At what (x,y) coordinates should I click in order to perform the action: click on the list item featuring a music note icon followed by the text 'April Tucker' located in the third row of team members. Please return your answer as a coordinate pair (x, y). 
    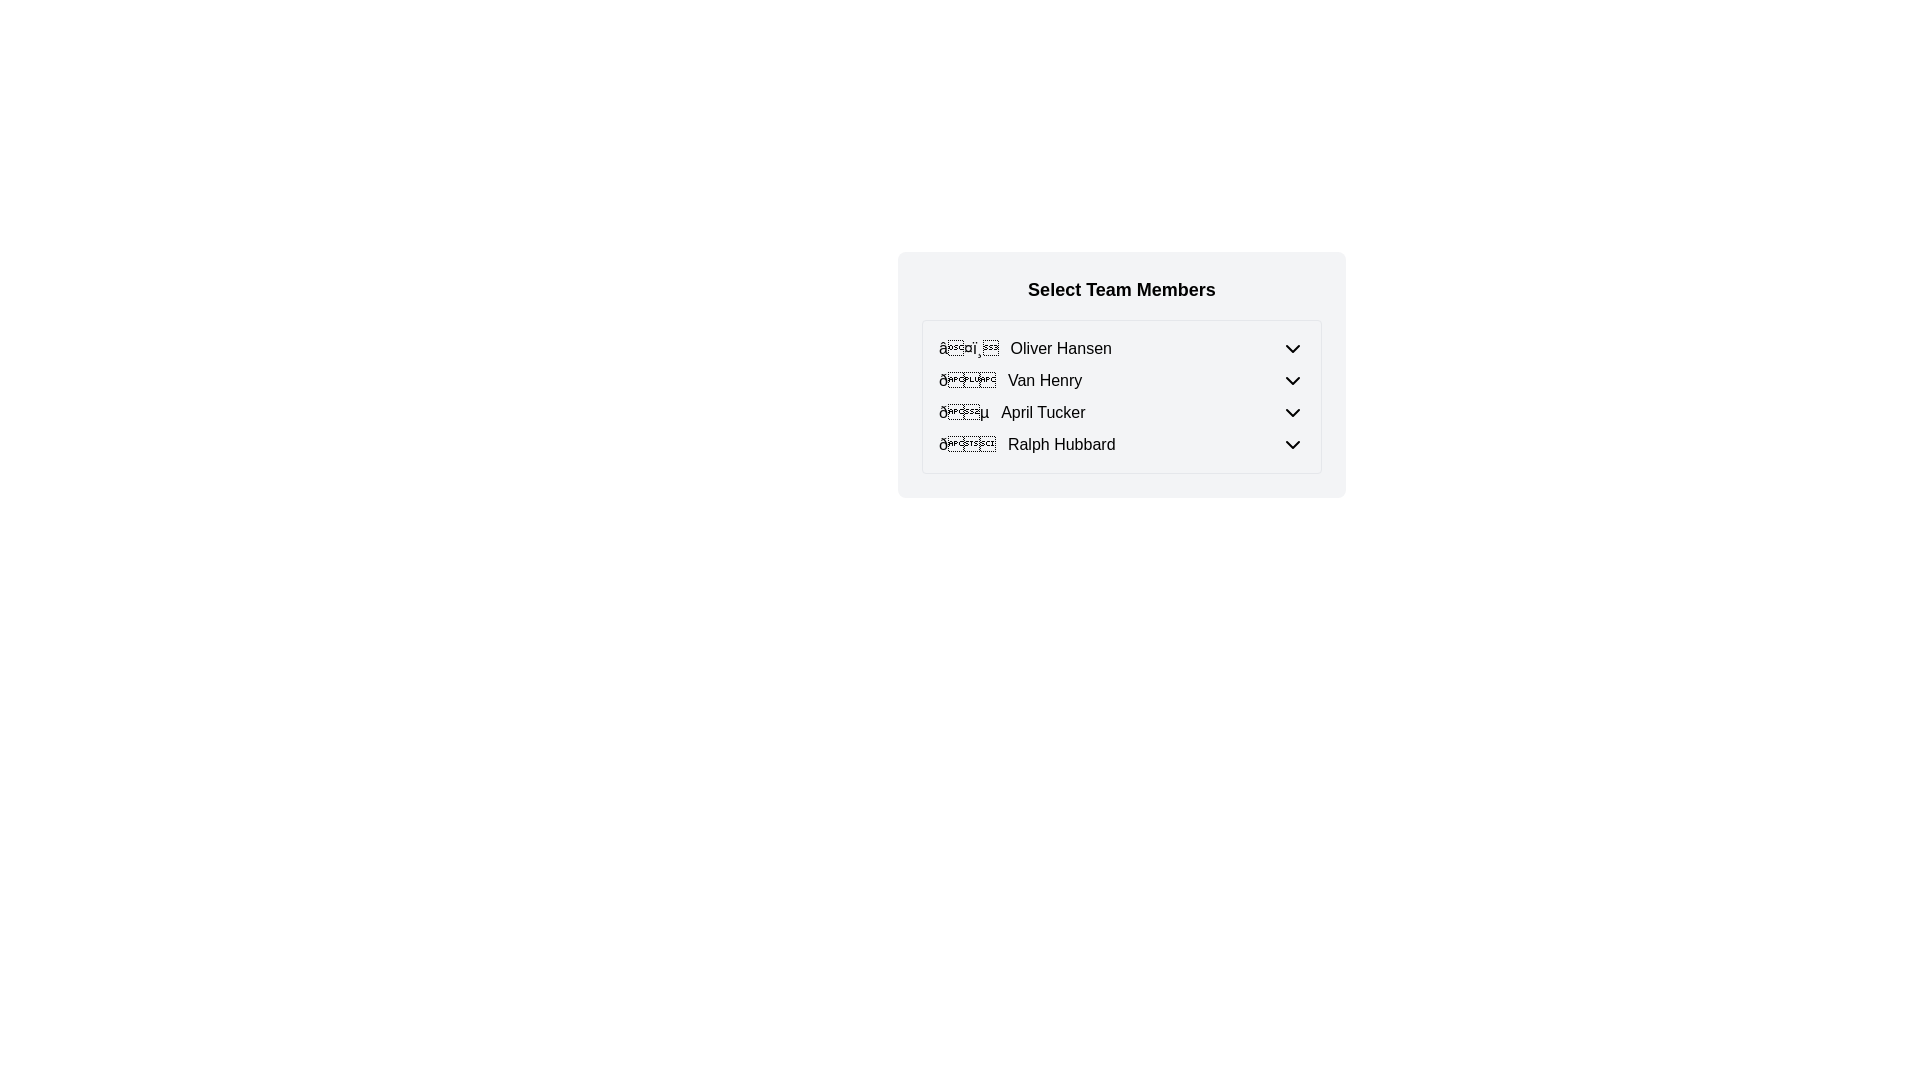
    Looking at the image, I should click on (1012, 411).